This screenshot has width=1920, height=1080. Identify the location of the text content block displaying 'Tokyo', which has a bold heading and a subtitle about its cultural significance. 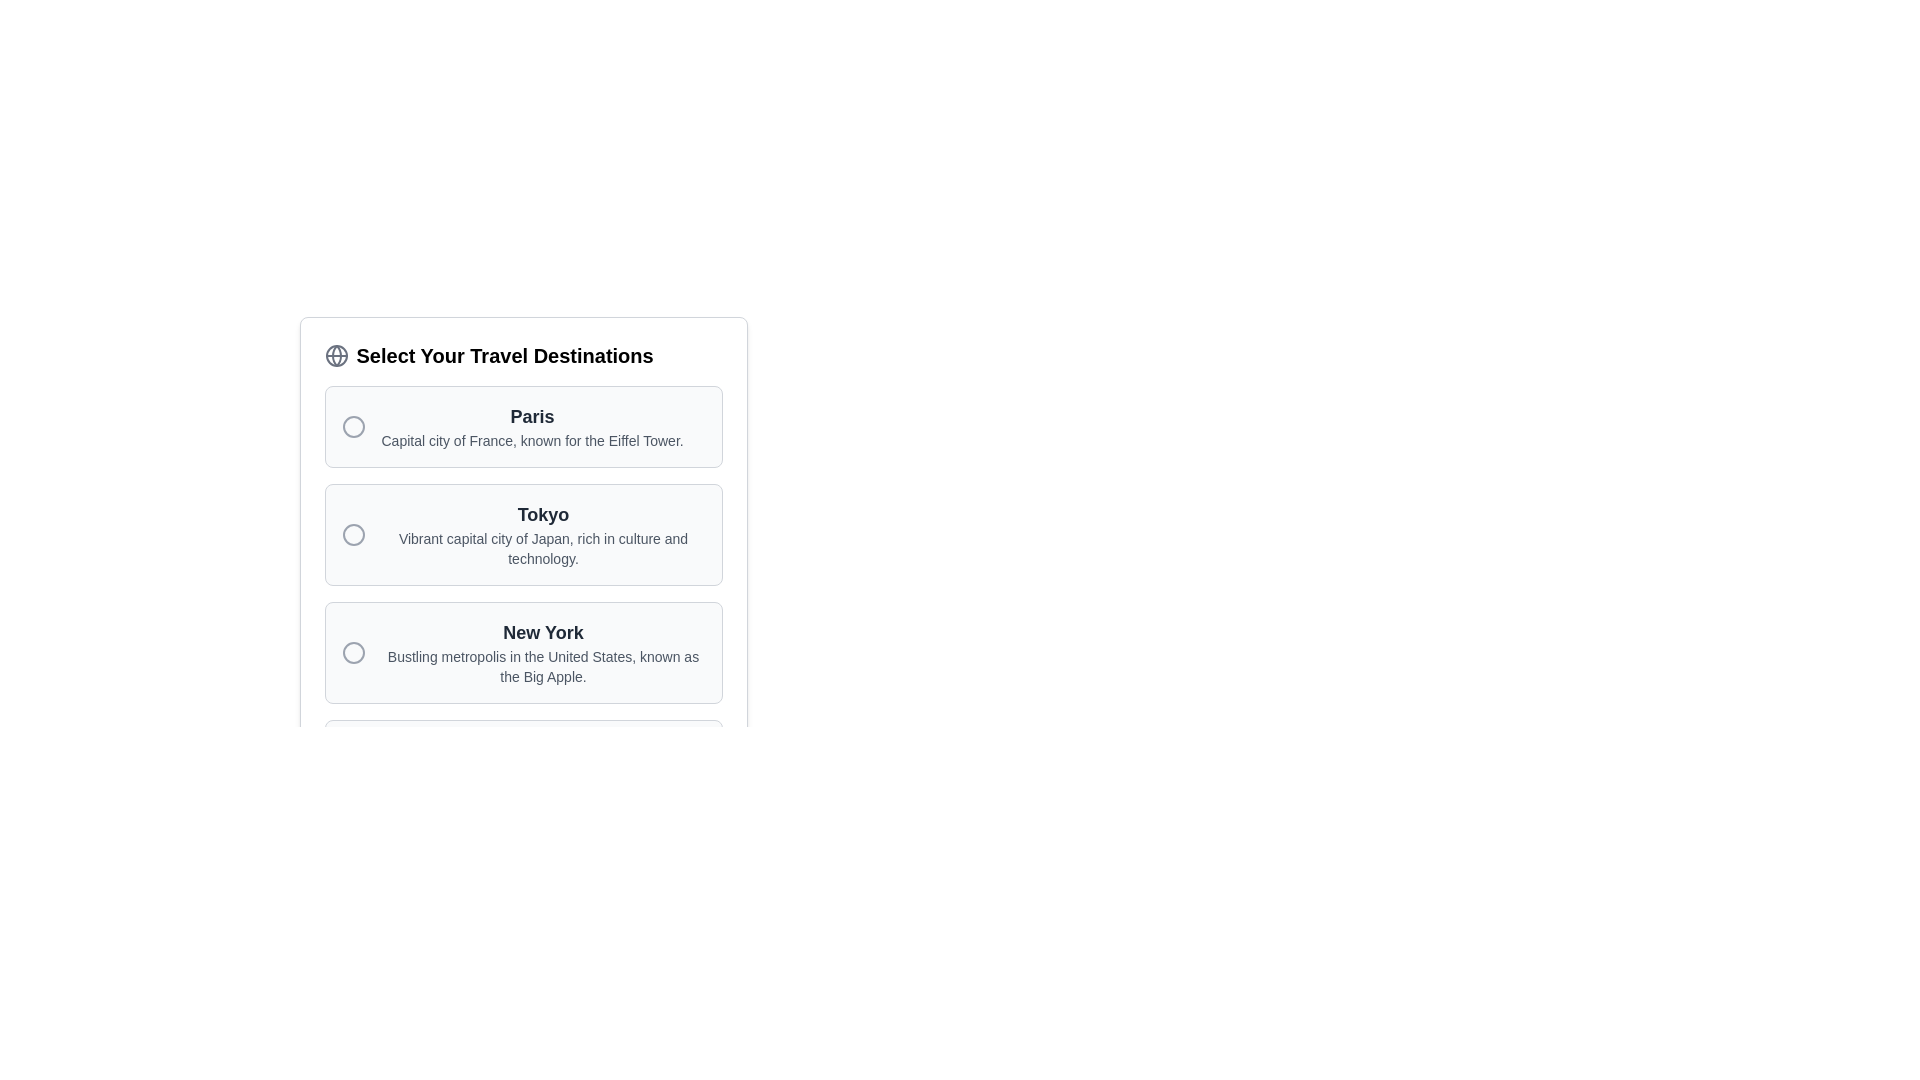
(523, 508).